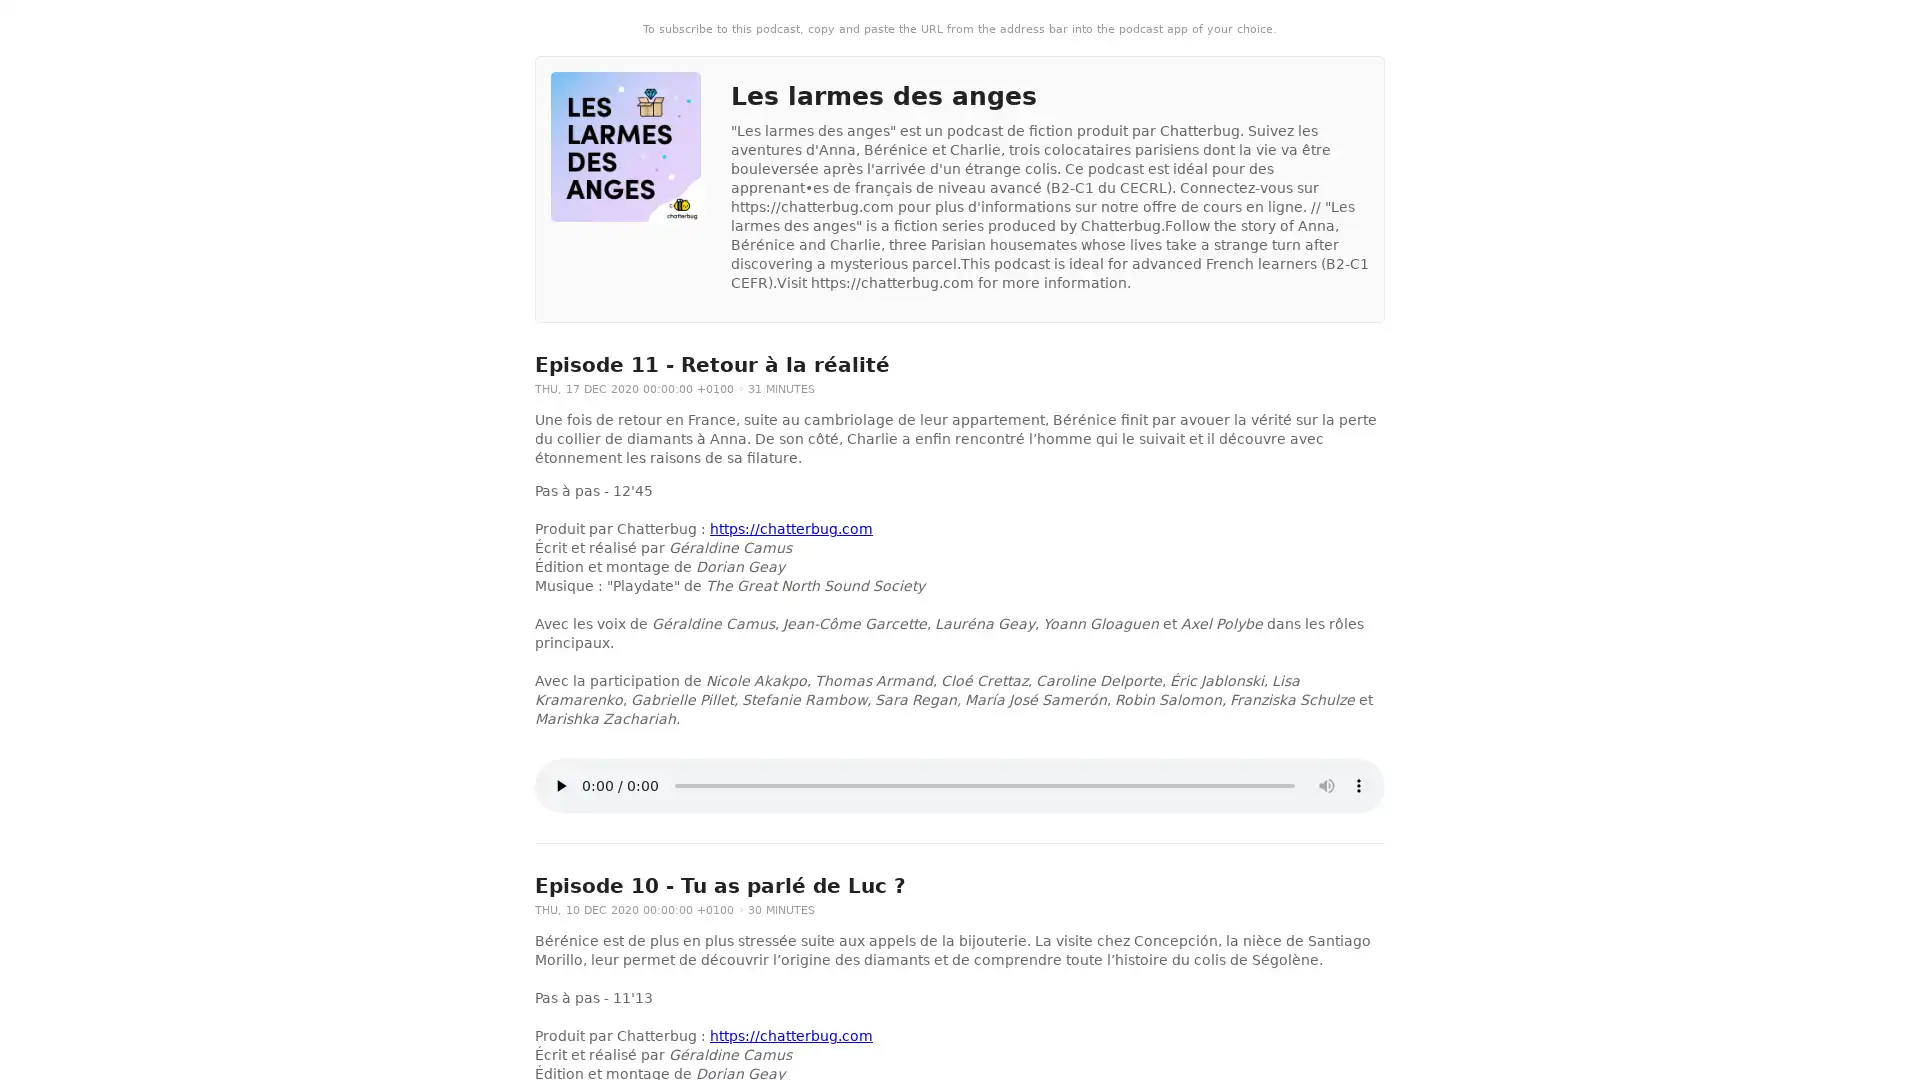 This screenshot has height=1080, width=1920. Describe the element at coordinates (1326, 785) in the screenshot. I see `mute` at that location.